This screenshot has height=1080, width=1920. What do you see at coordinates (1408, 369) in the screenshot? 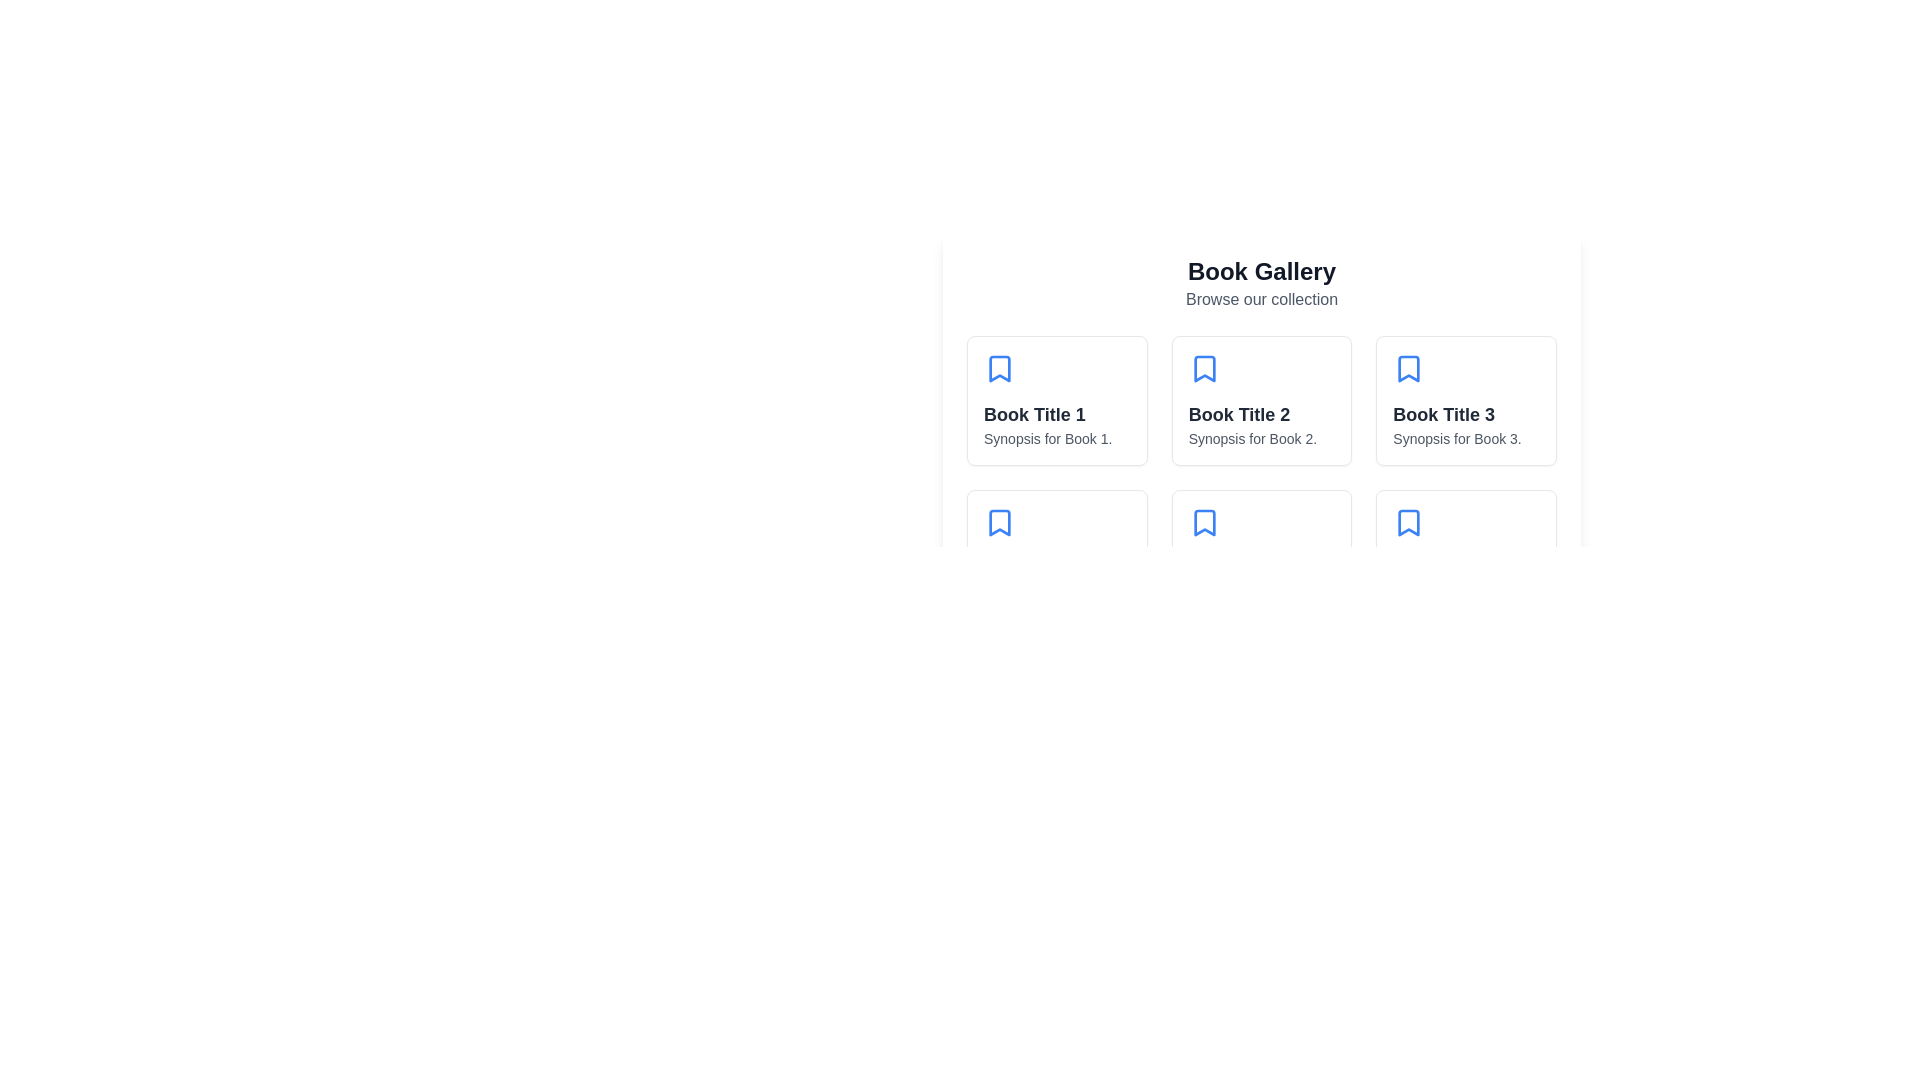
I see `the bookmark icon located at the top left corner of the 'Book Title 3' card in the grid layout` at bounding box center [1408, 369].